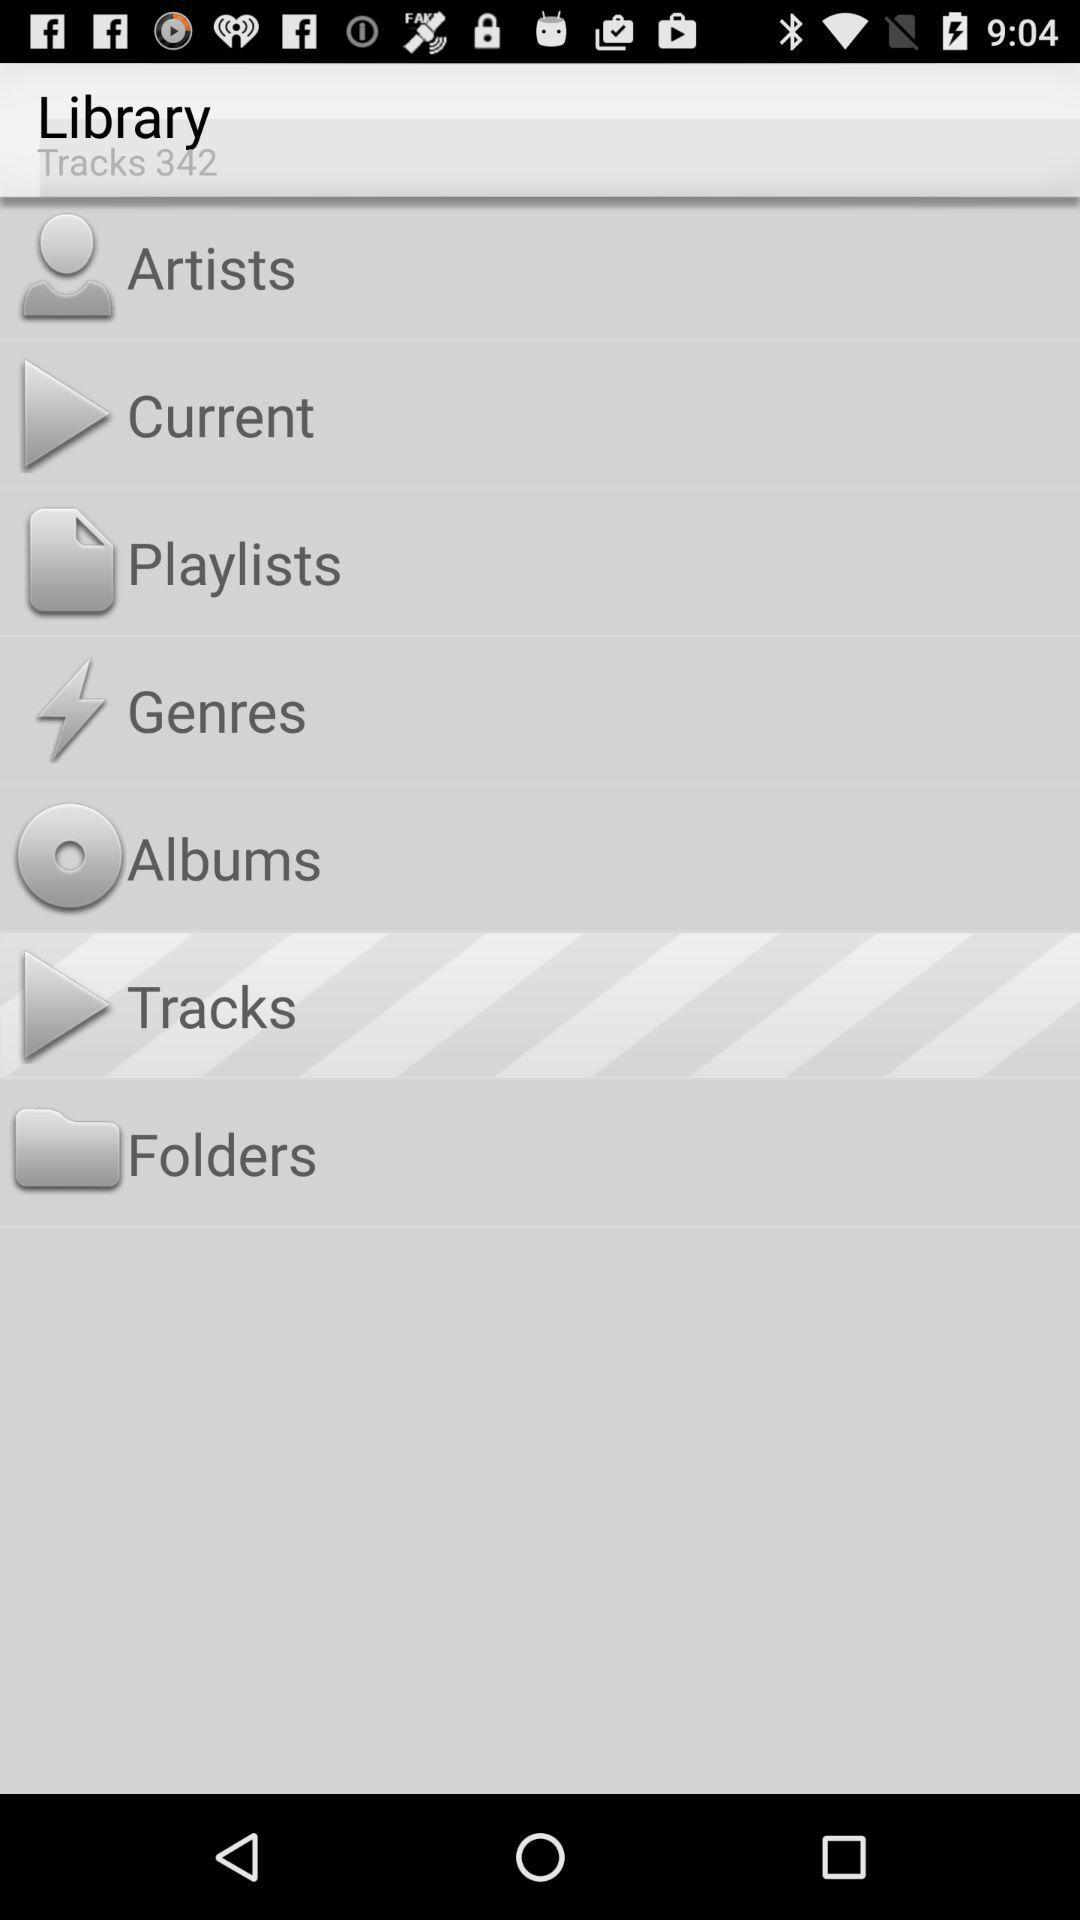 The width and height of the screenshot is (1080, 1920). Describe the element at coordinates (598, 561) in the screenshot. I see `the playlists` at that location.